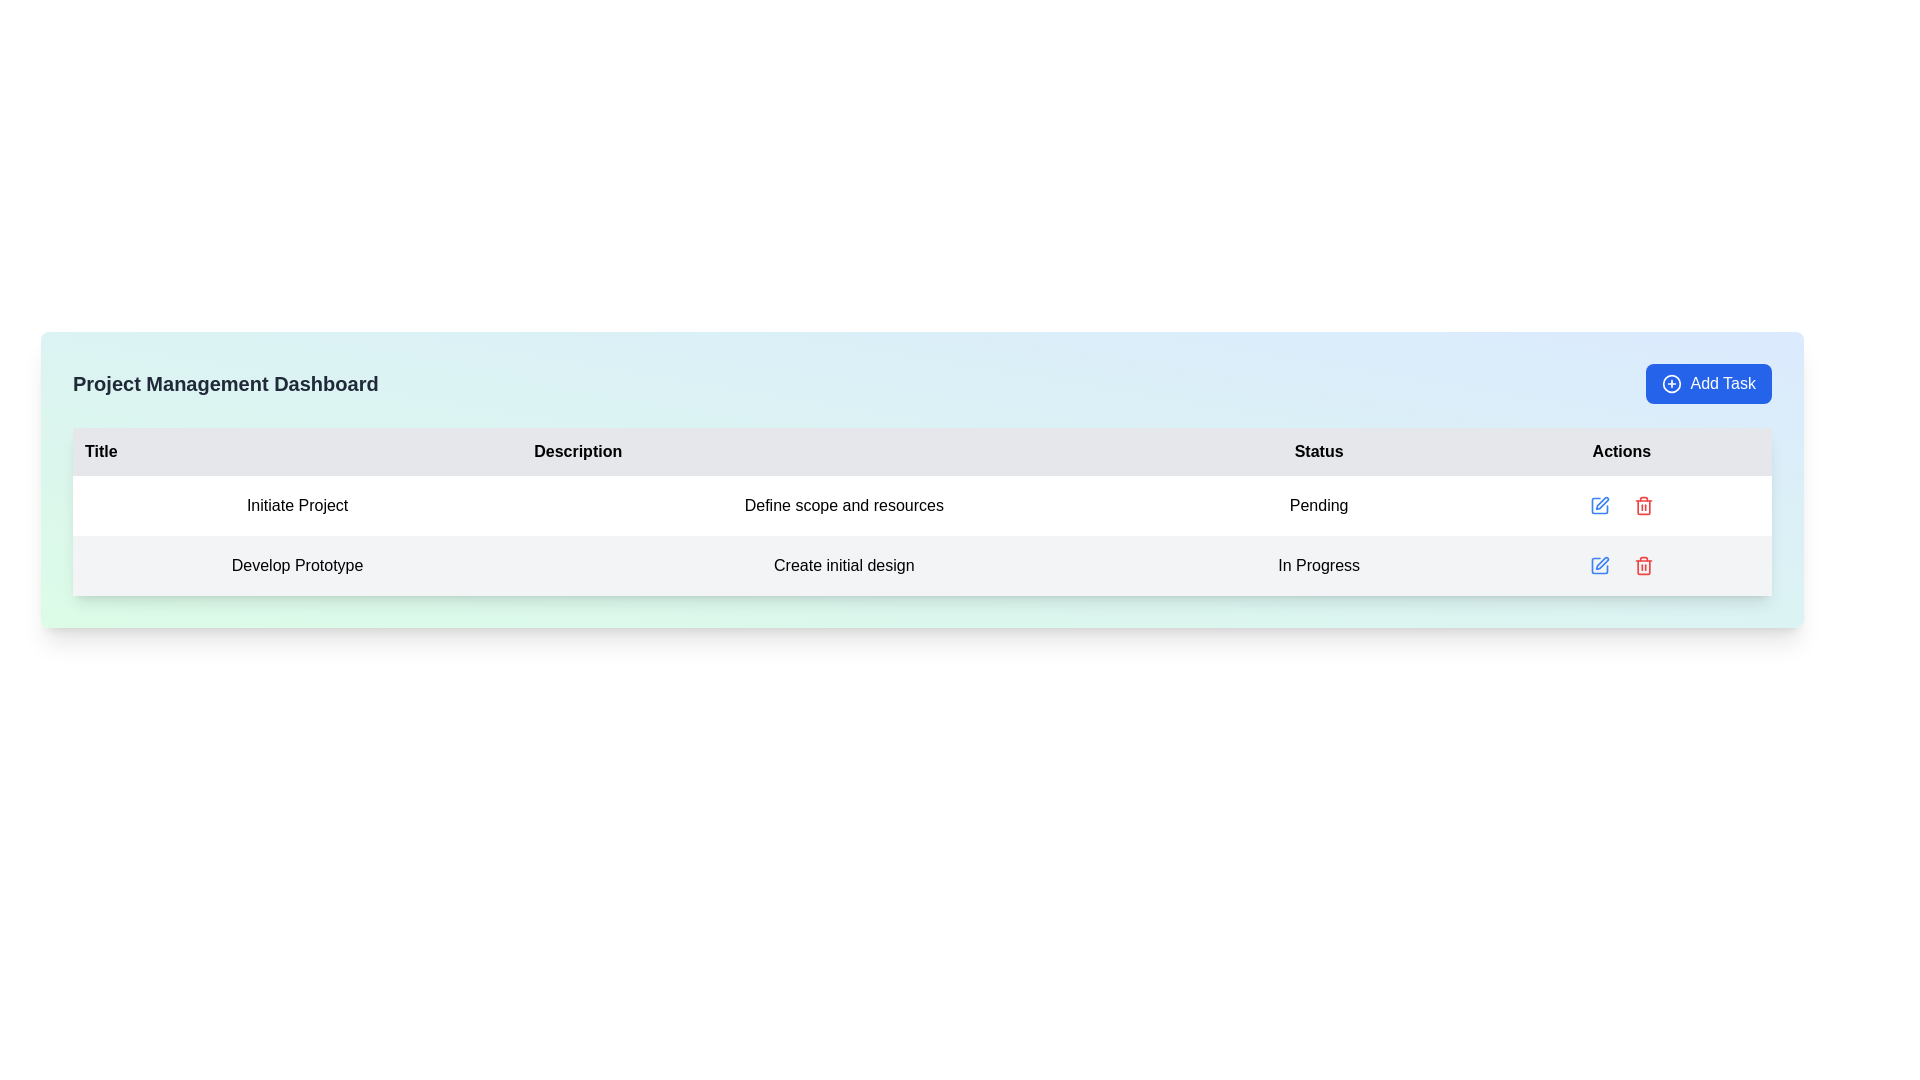 The image size is (1920, 1080). Describe the element at coordinates (1643, 566) in the screenshot. I see `the red trash bin icon button located in the 'Actions' column of the second row in the table` at that location.